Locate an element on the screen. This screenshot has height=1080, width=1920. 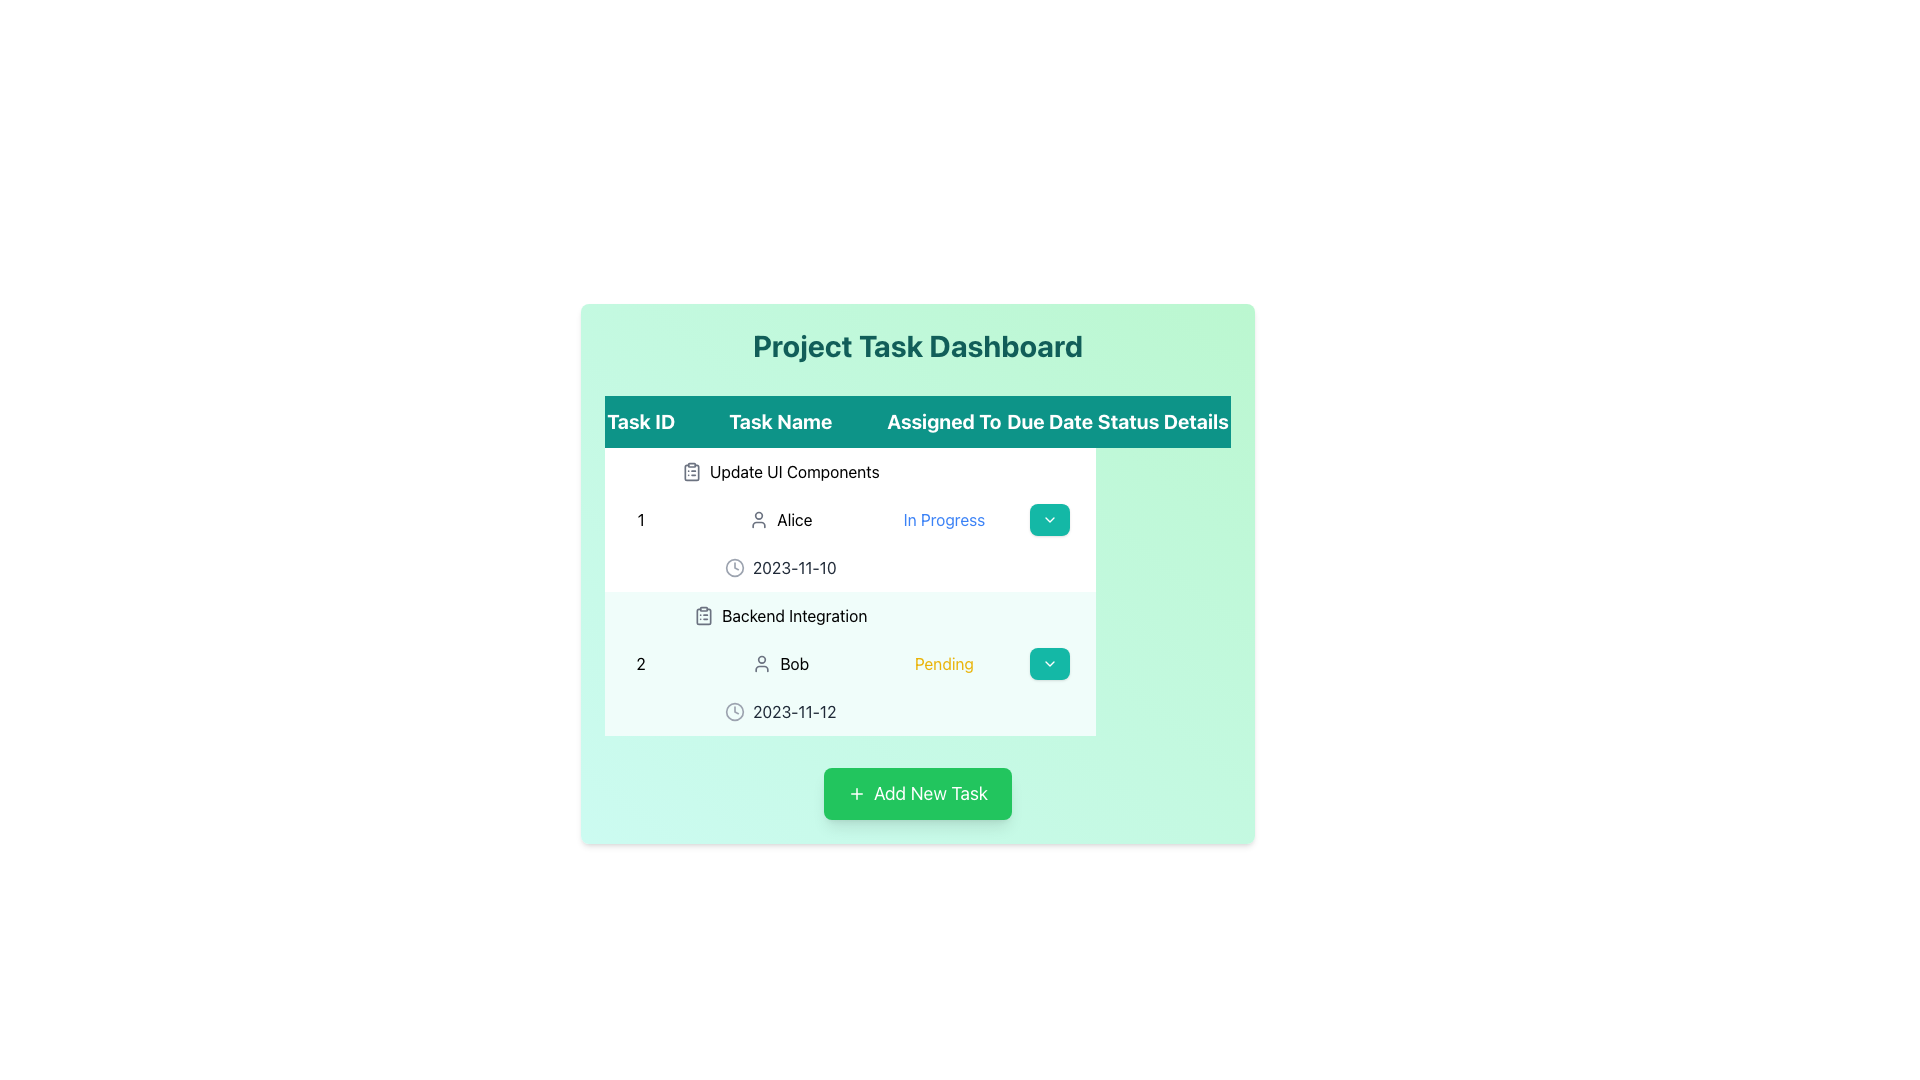
the dropdown button in the second row of the task table is located at coordinates (916, 590).